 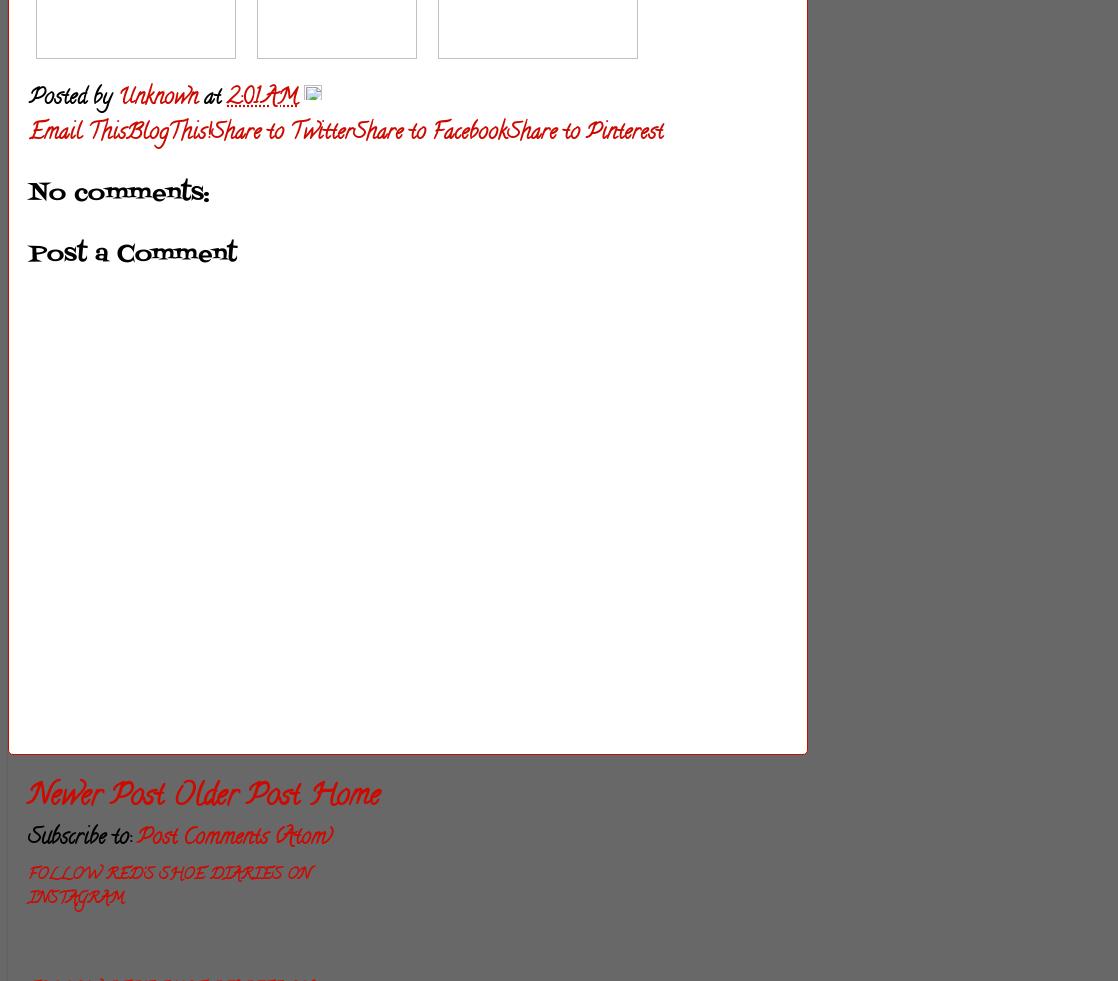 What do you see at coordinates (585, 132) in the screenshot?
I see `'Share to Pinterest'` at bounding box center [585, 132].